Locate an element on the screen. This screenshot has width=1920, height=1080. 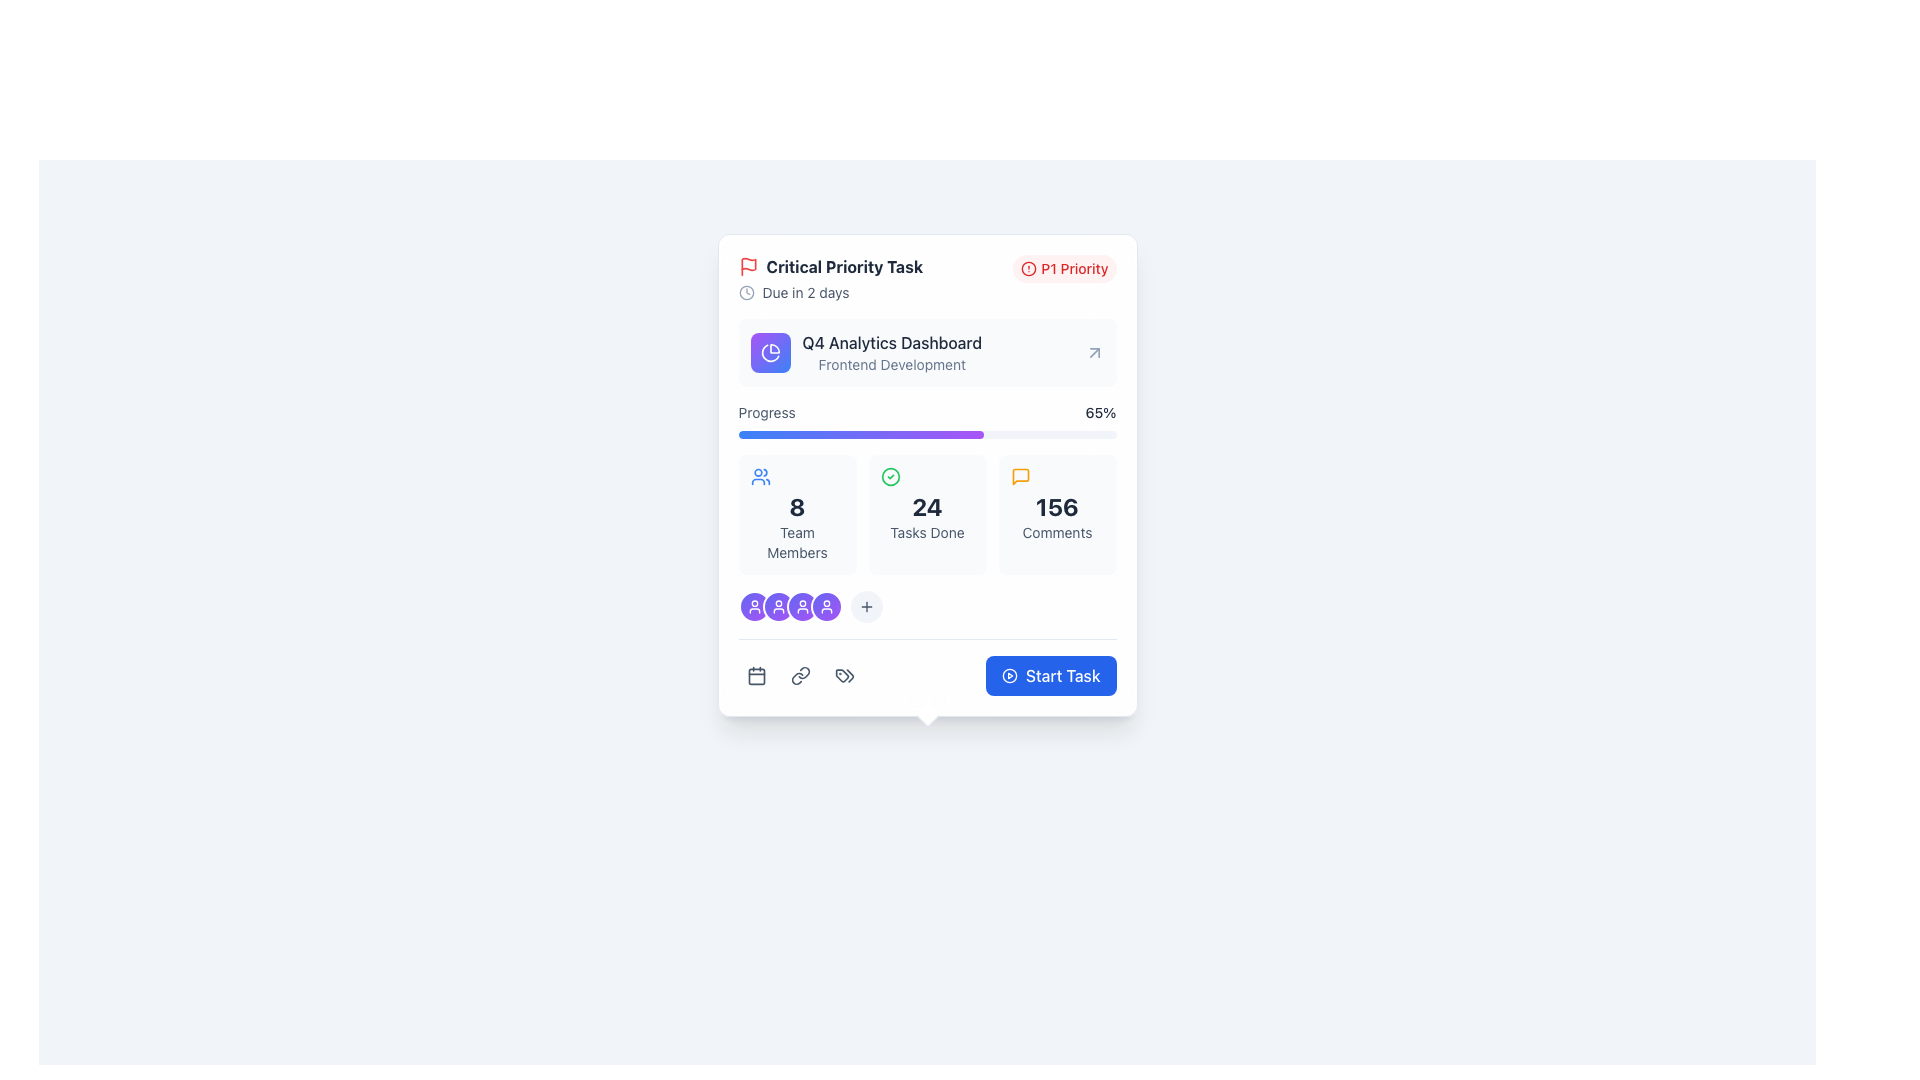
bold, large-sized number '24' displayed in the 'Tasks Done' section, which is located in a light-colored background box with rounded corners, positioned centrally beneath a green check icon is located at coordinates (926, 505).